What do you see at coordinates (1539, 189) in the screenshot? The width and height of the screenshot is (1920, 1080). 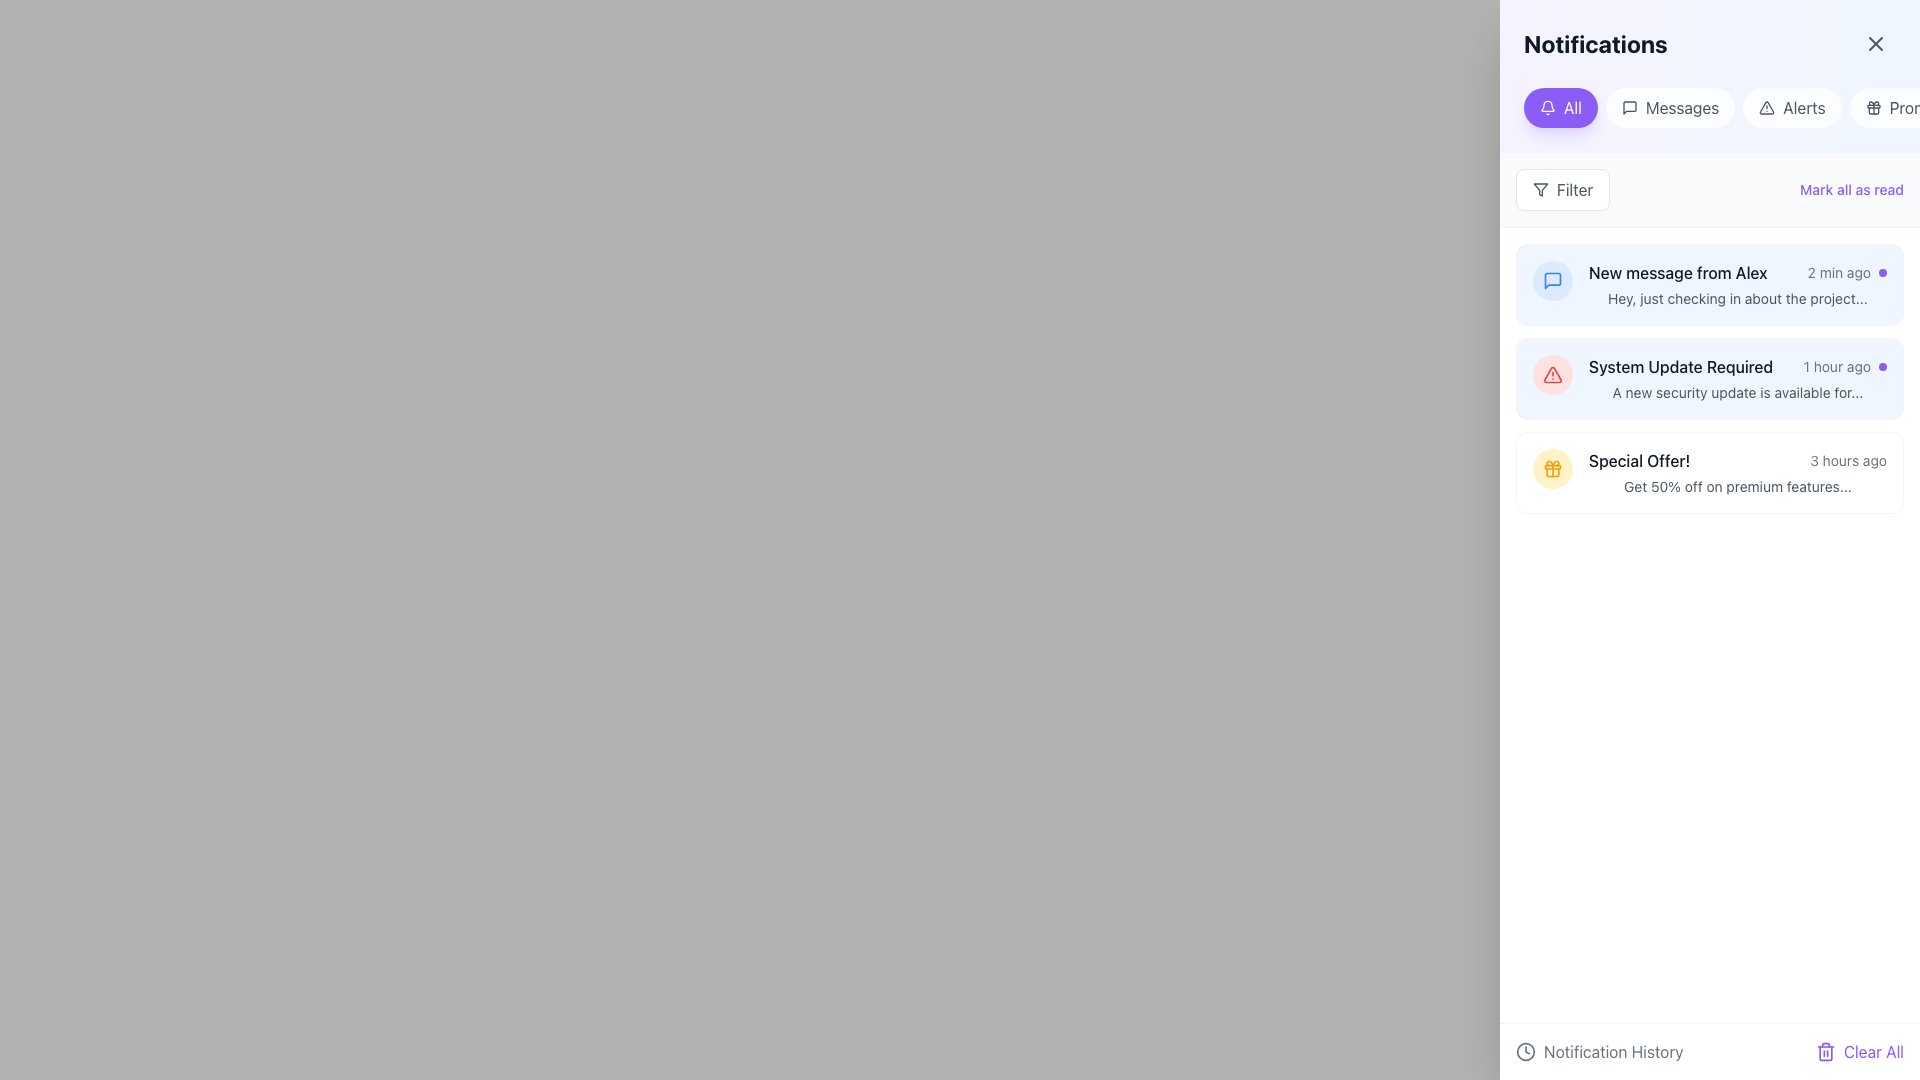 I see `the funnel icon located to the left of the 'Filter' text` at bounding box center [1539, 189].